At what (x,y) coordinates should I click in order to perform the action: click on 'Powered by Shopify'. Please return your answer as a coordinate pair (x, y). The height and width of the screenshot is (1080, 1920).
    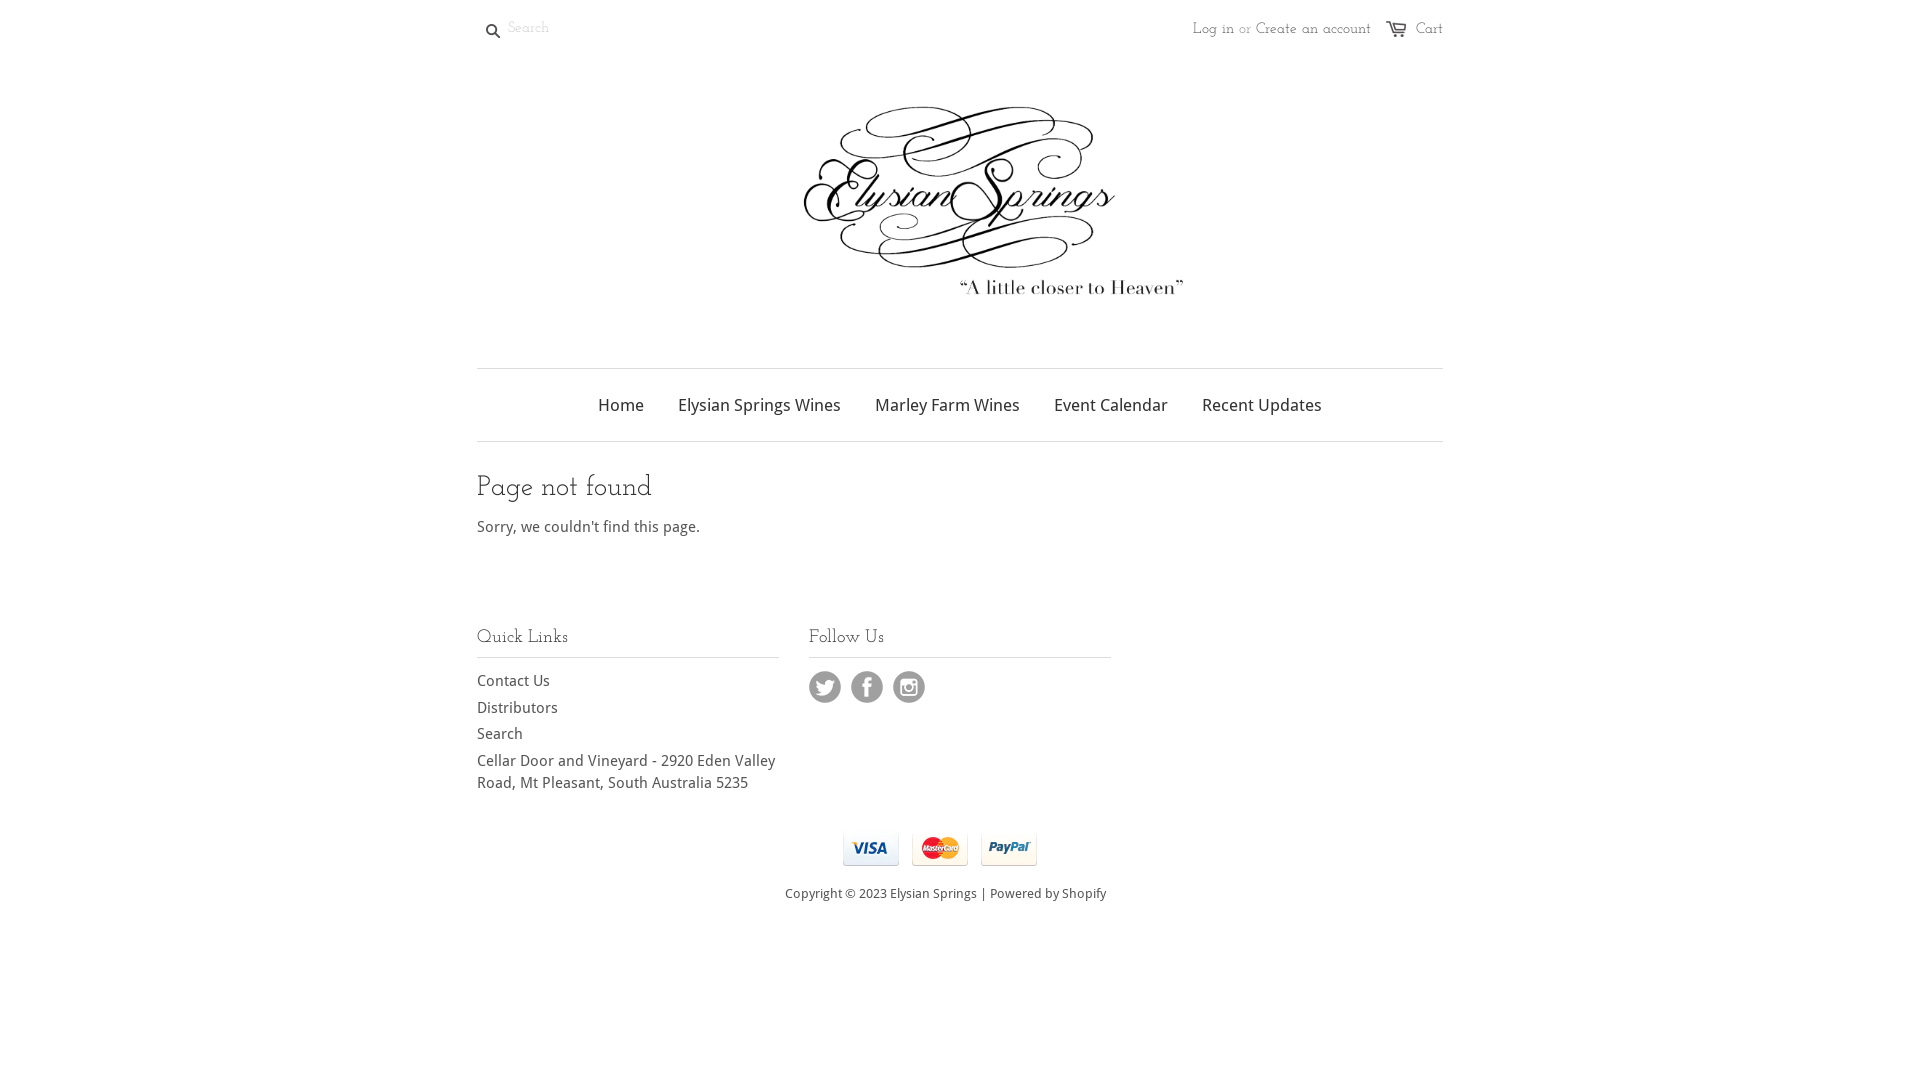
    Looking at the image, I should click on (989, 892).